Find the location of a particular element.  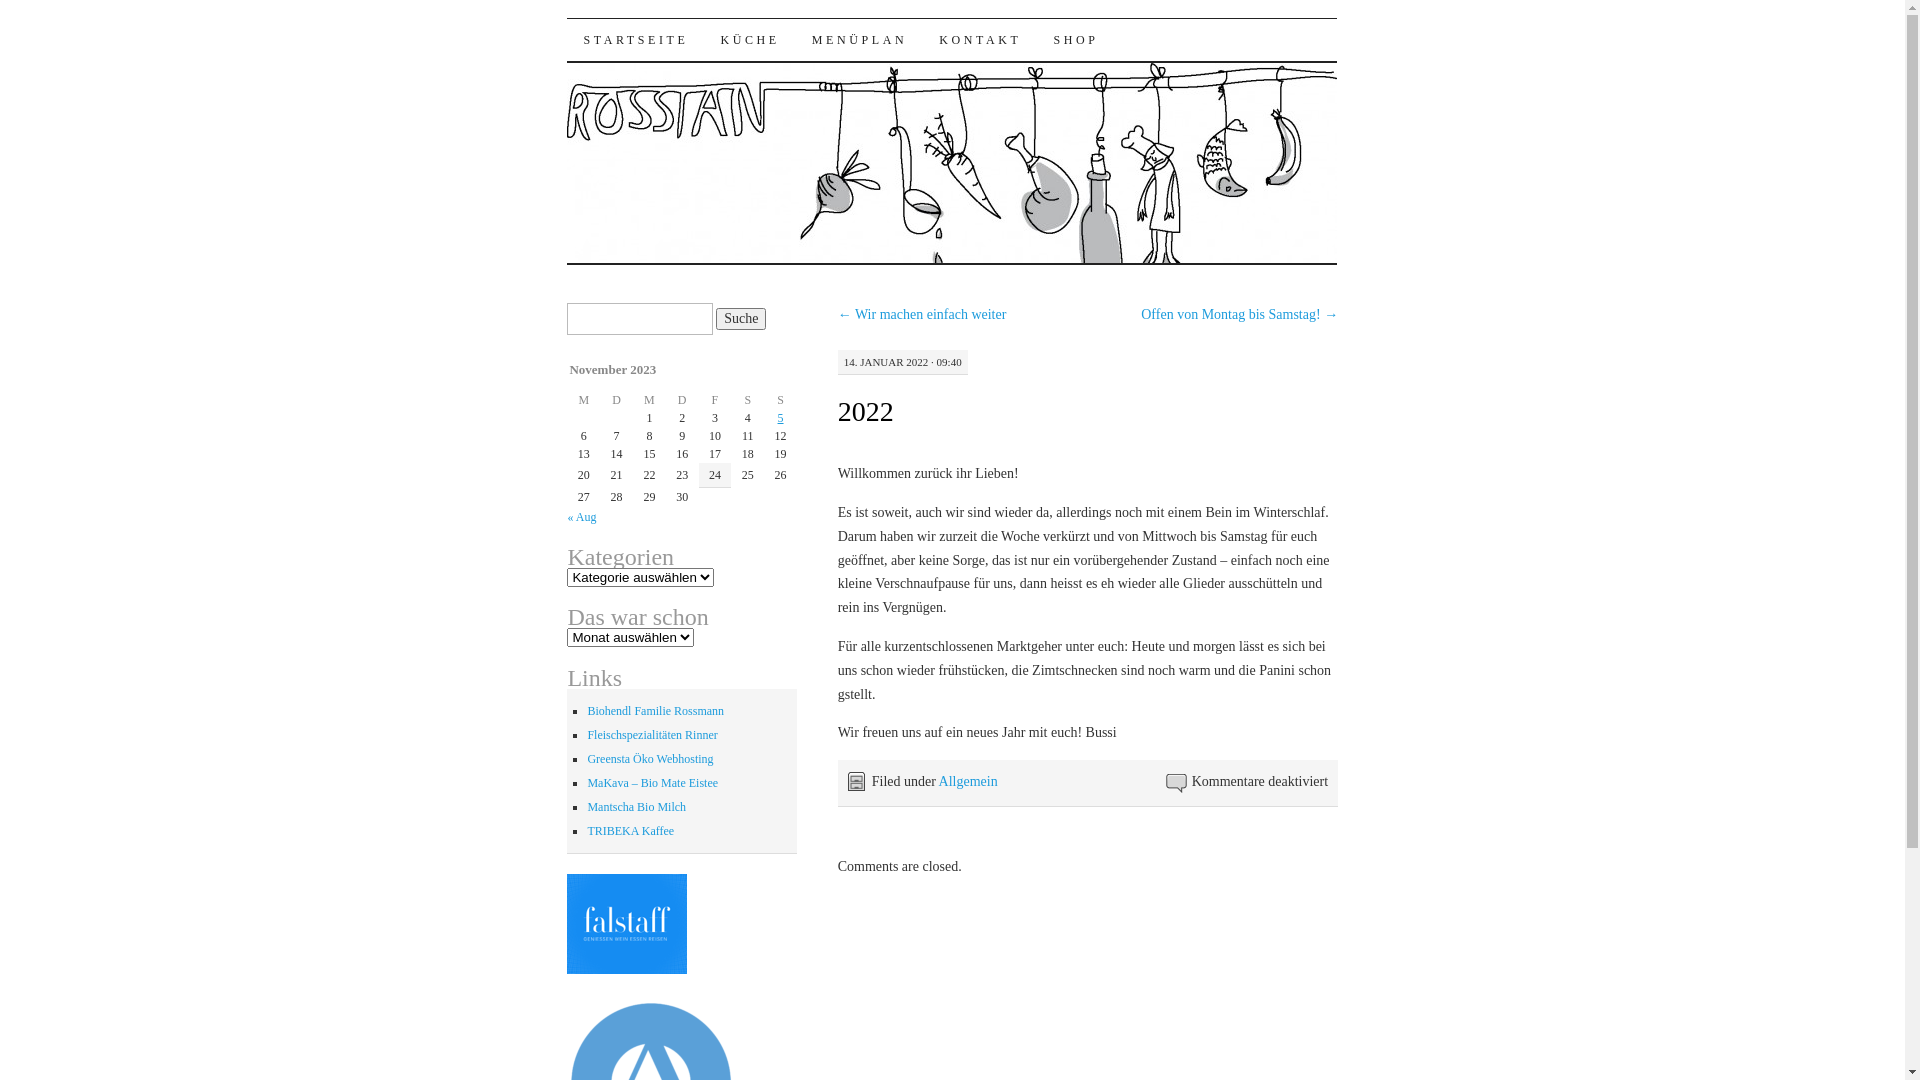

'Mantscha Bio Milch' is located at coordinates (585, 805).